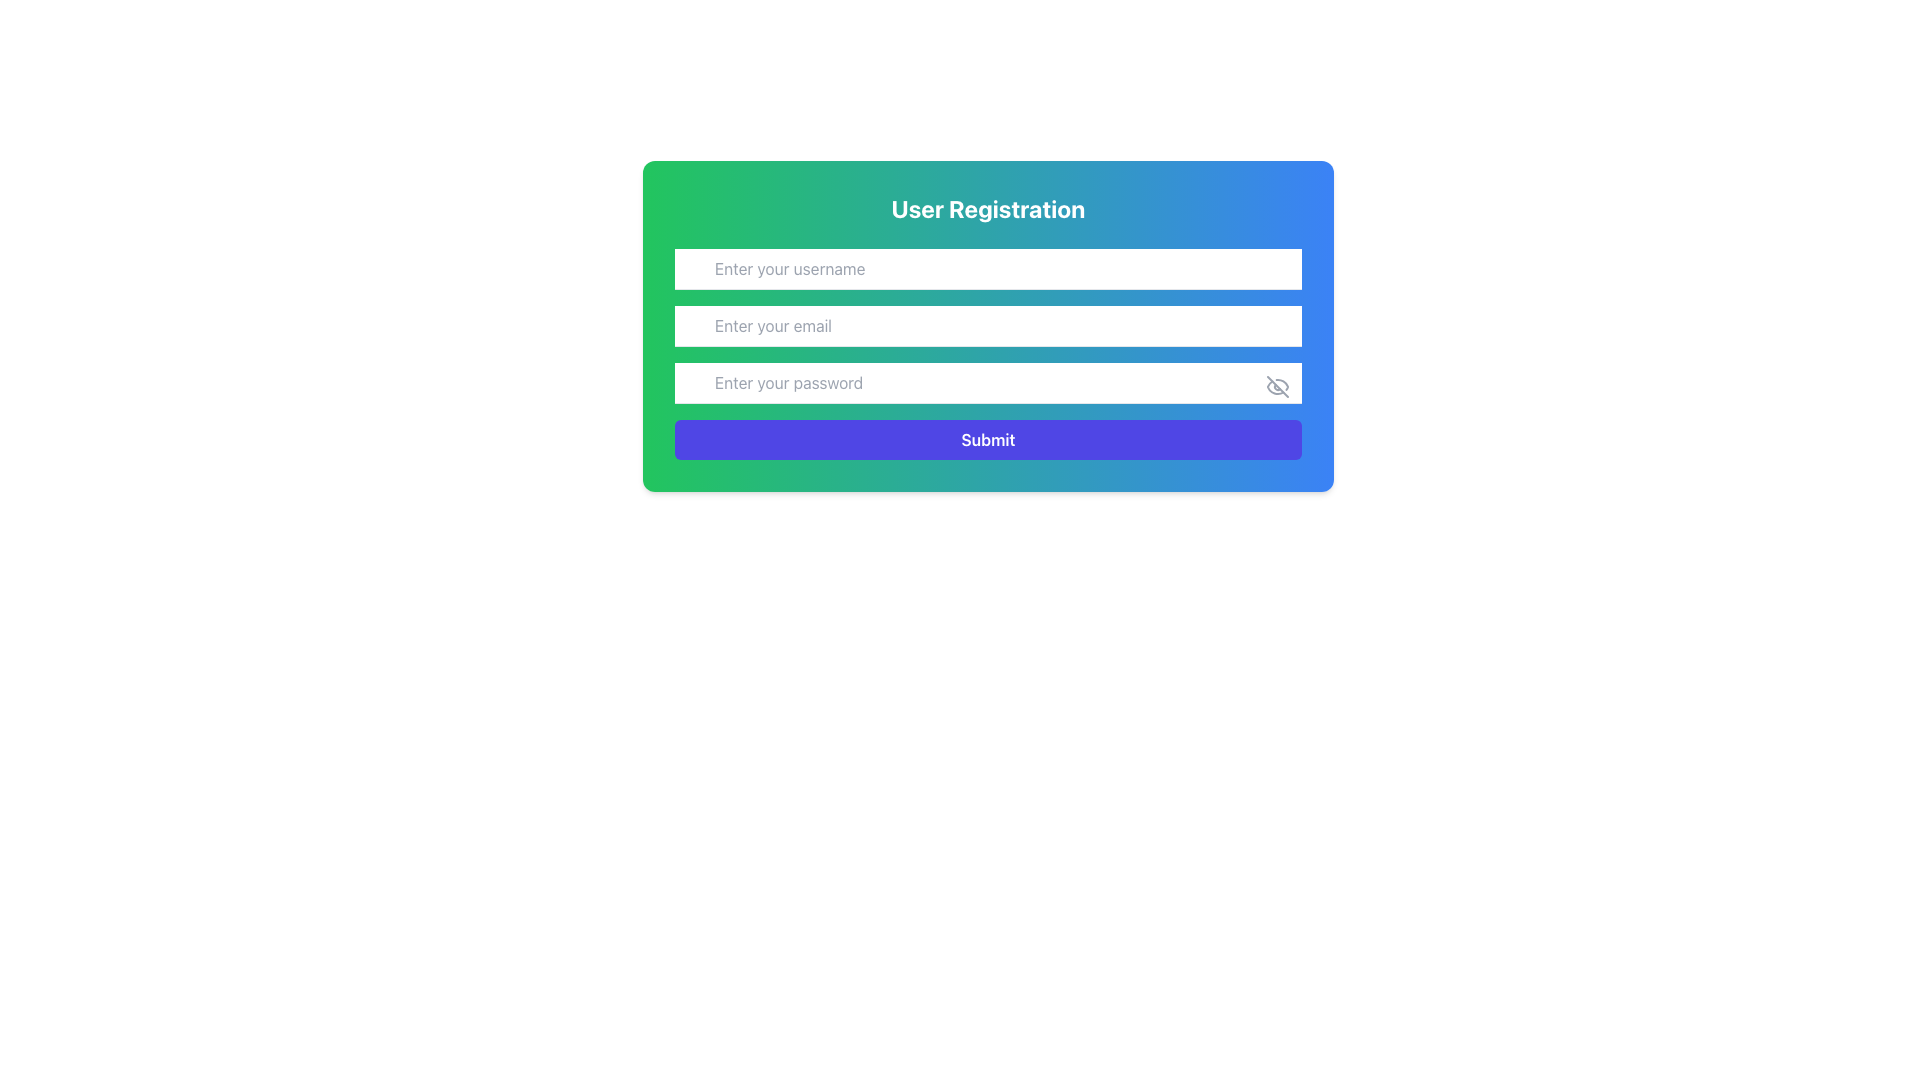 This screenshot has width=1920, height=1080. What do you see at coordinates (1276, 386) in the screenshot?
I see `the password visibility toggle button, which is styled with an eye icon with a slash through it, located at the top right corner inside the password input field` at bounding box center [1276, 386].